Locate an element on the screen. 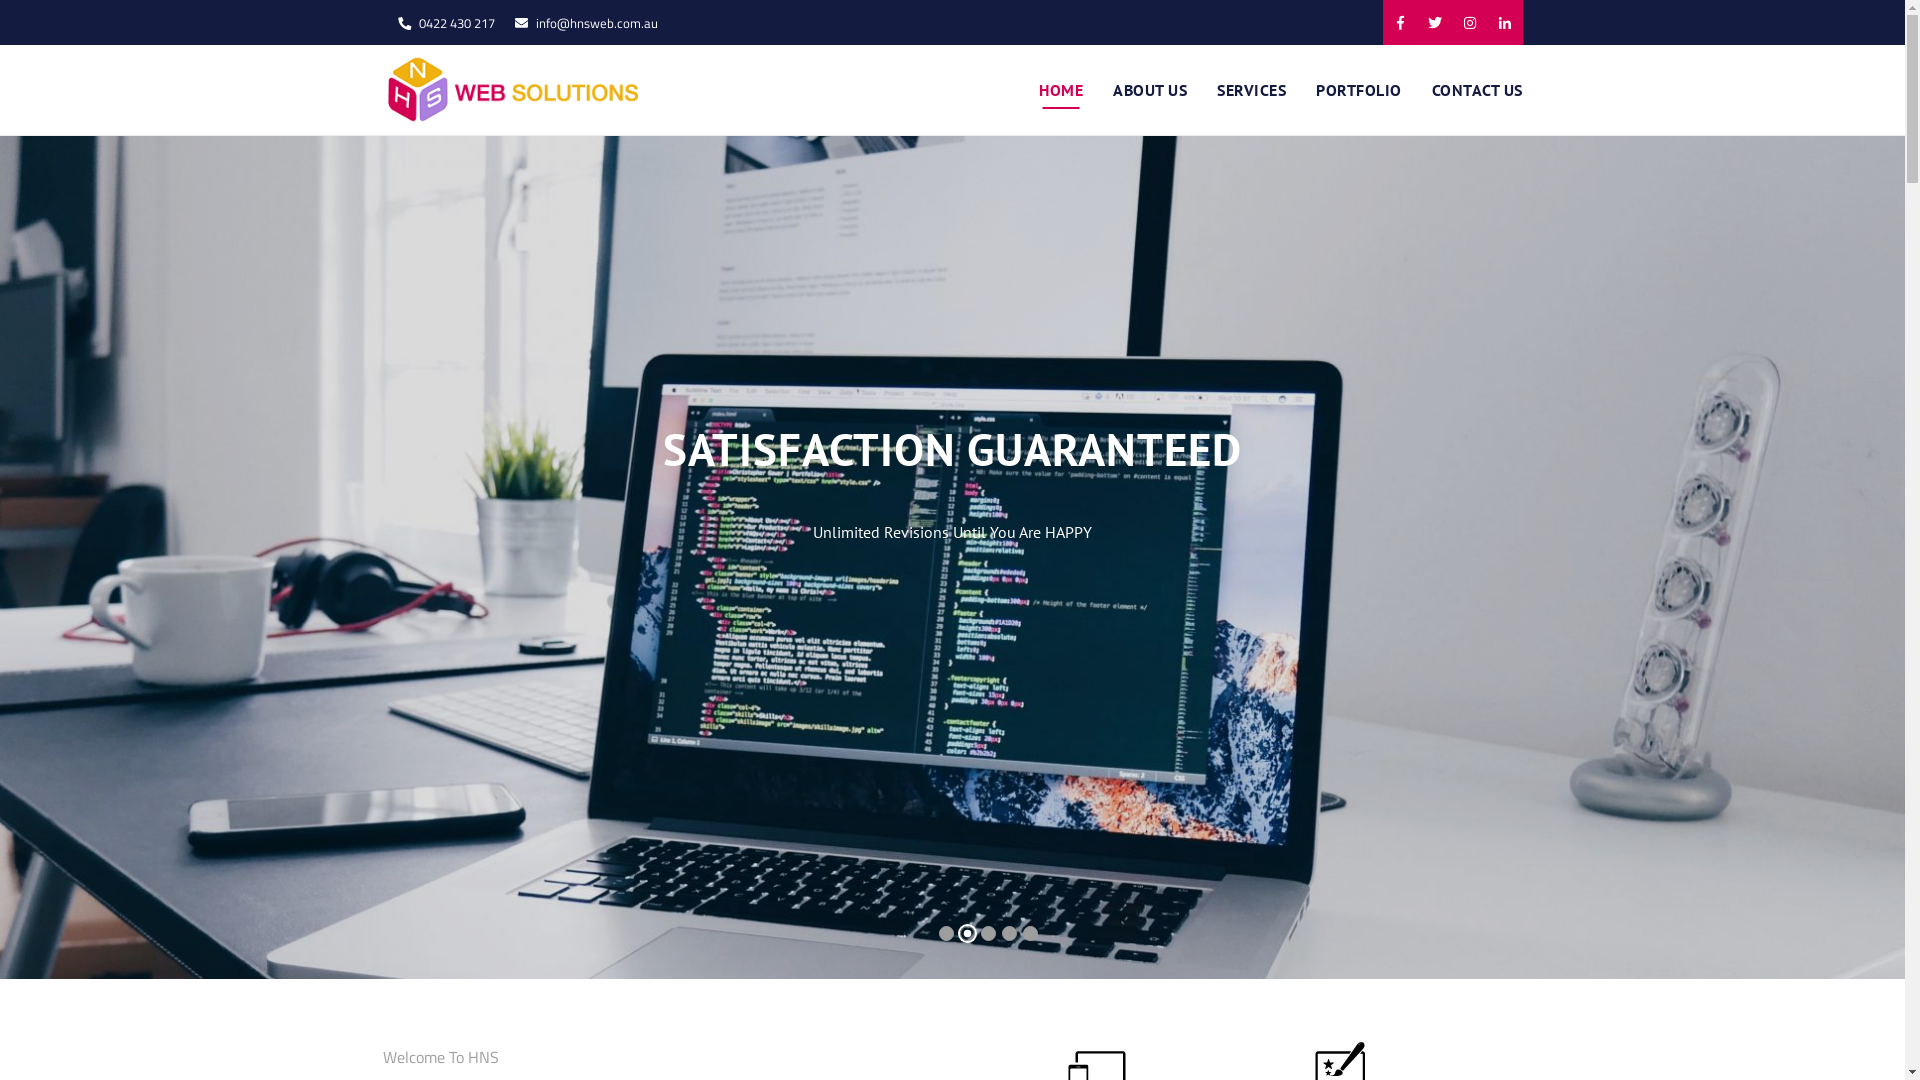 This screenshot has height=1080, width=1920. 'CONTACT US' is located at coordinates (1415, 88).